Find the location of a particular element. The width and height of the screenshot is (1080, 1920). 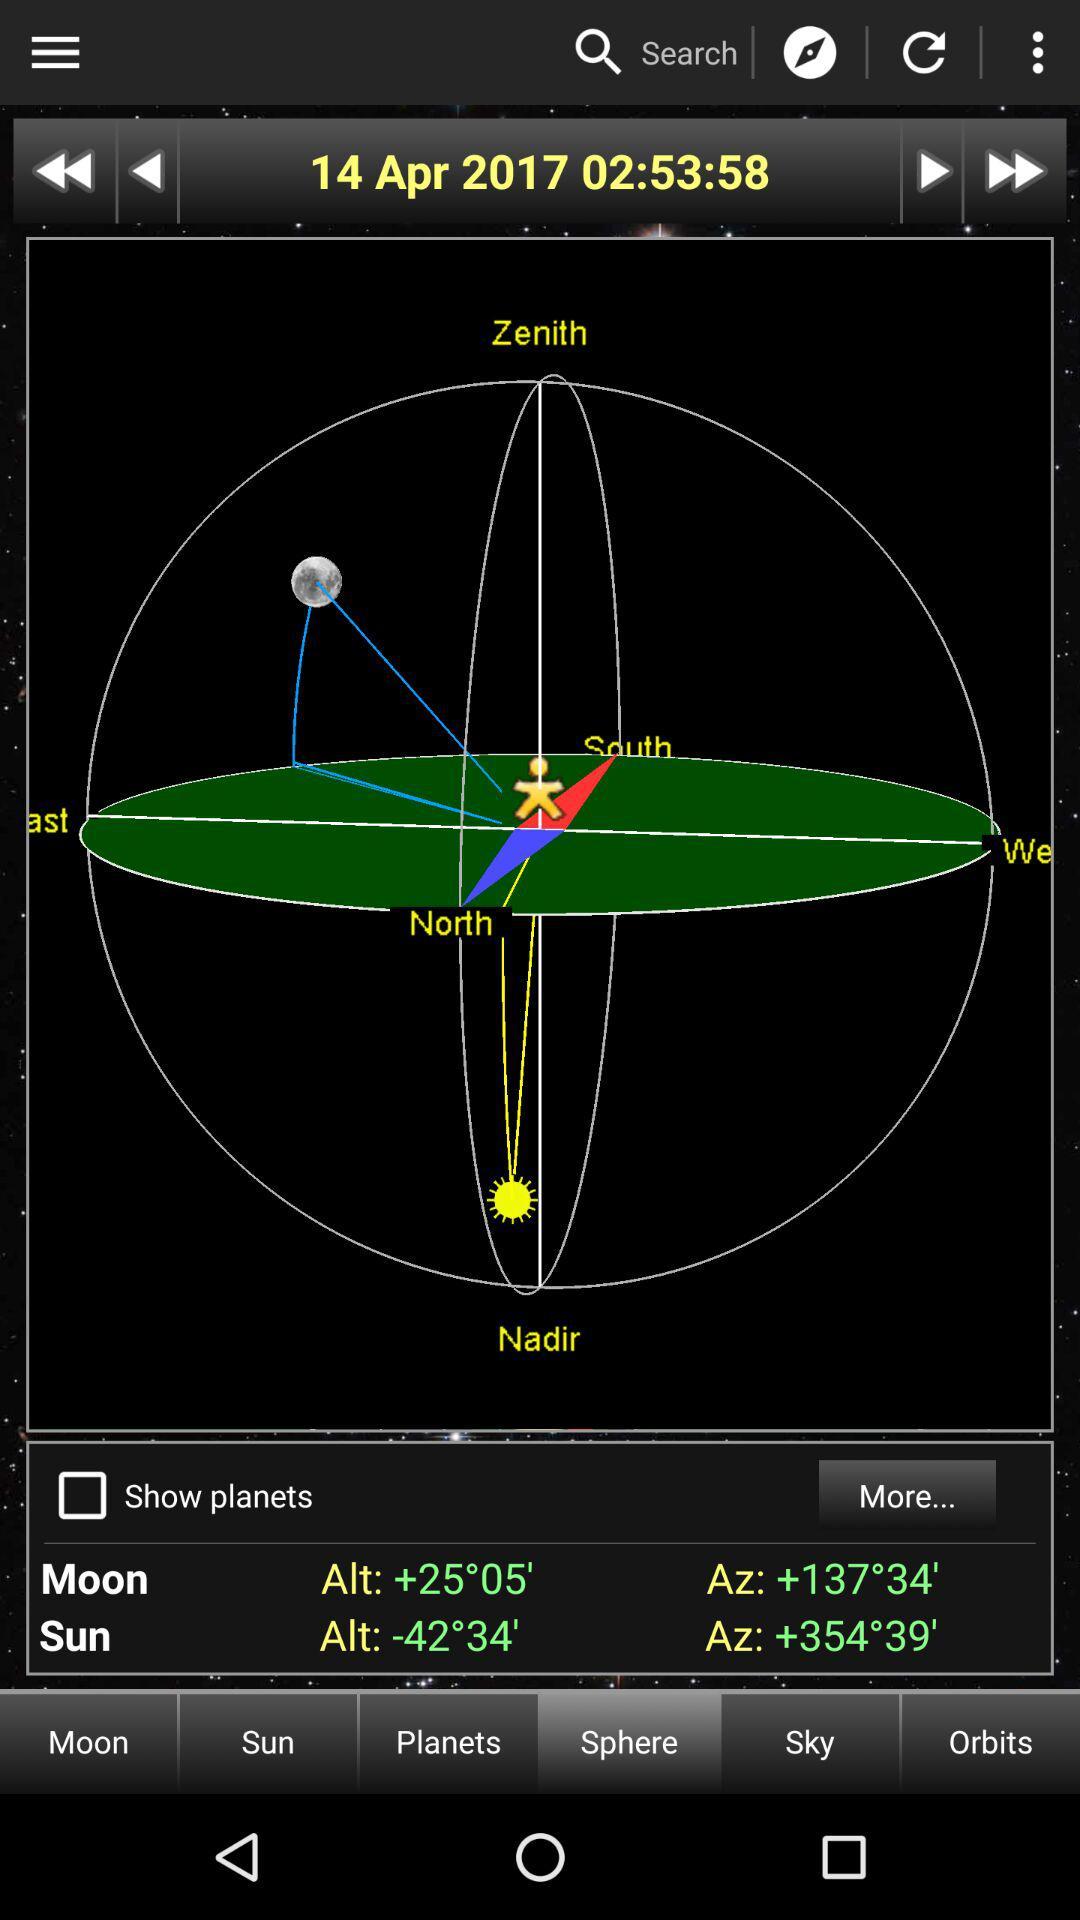

compass button to point at north is located at coordinates (810, 52).